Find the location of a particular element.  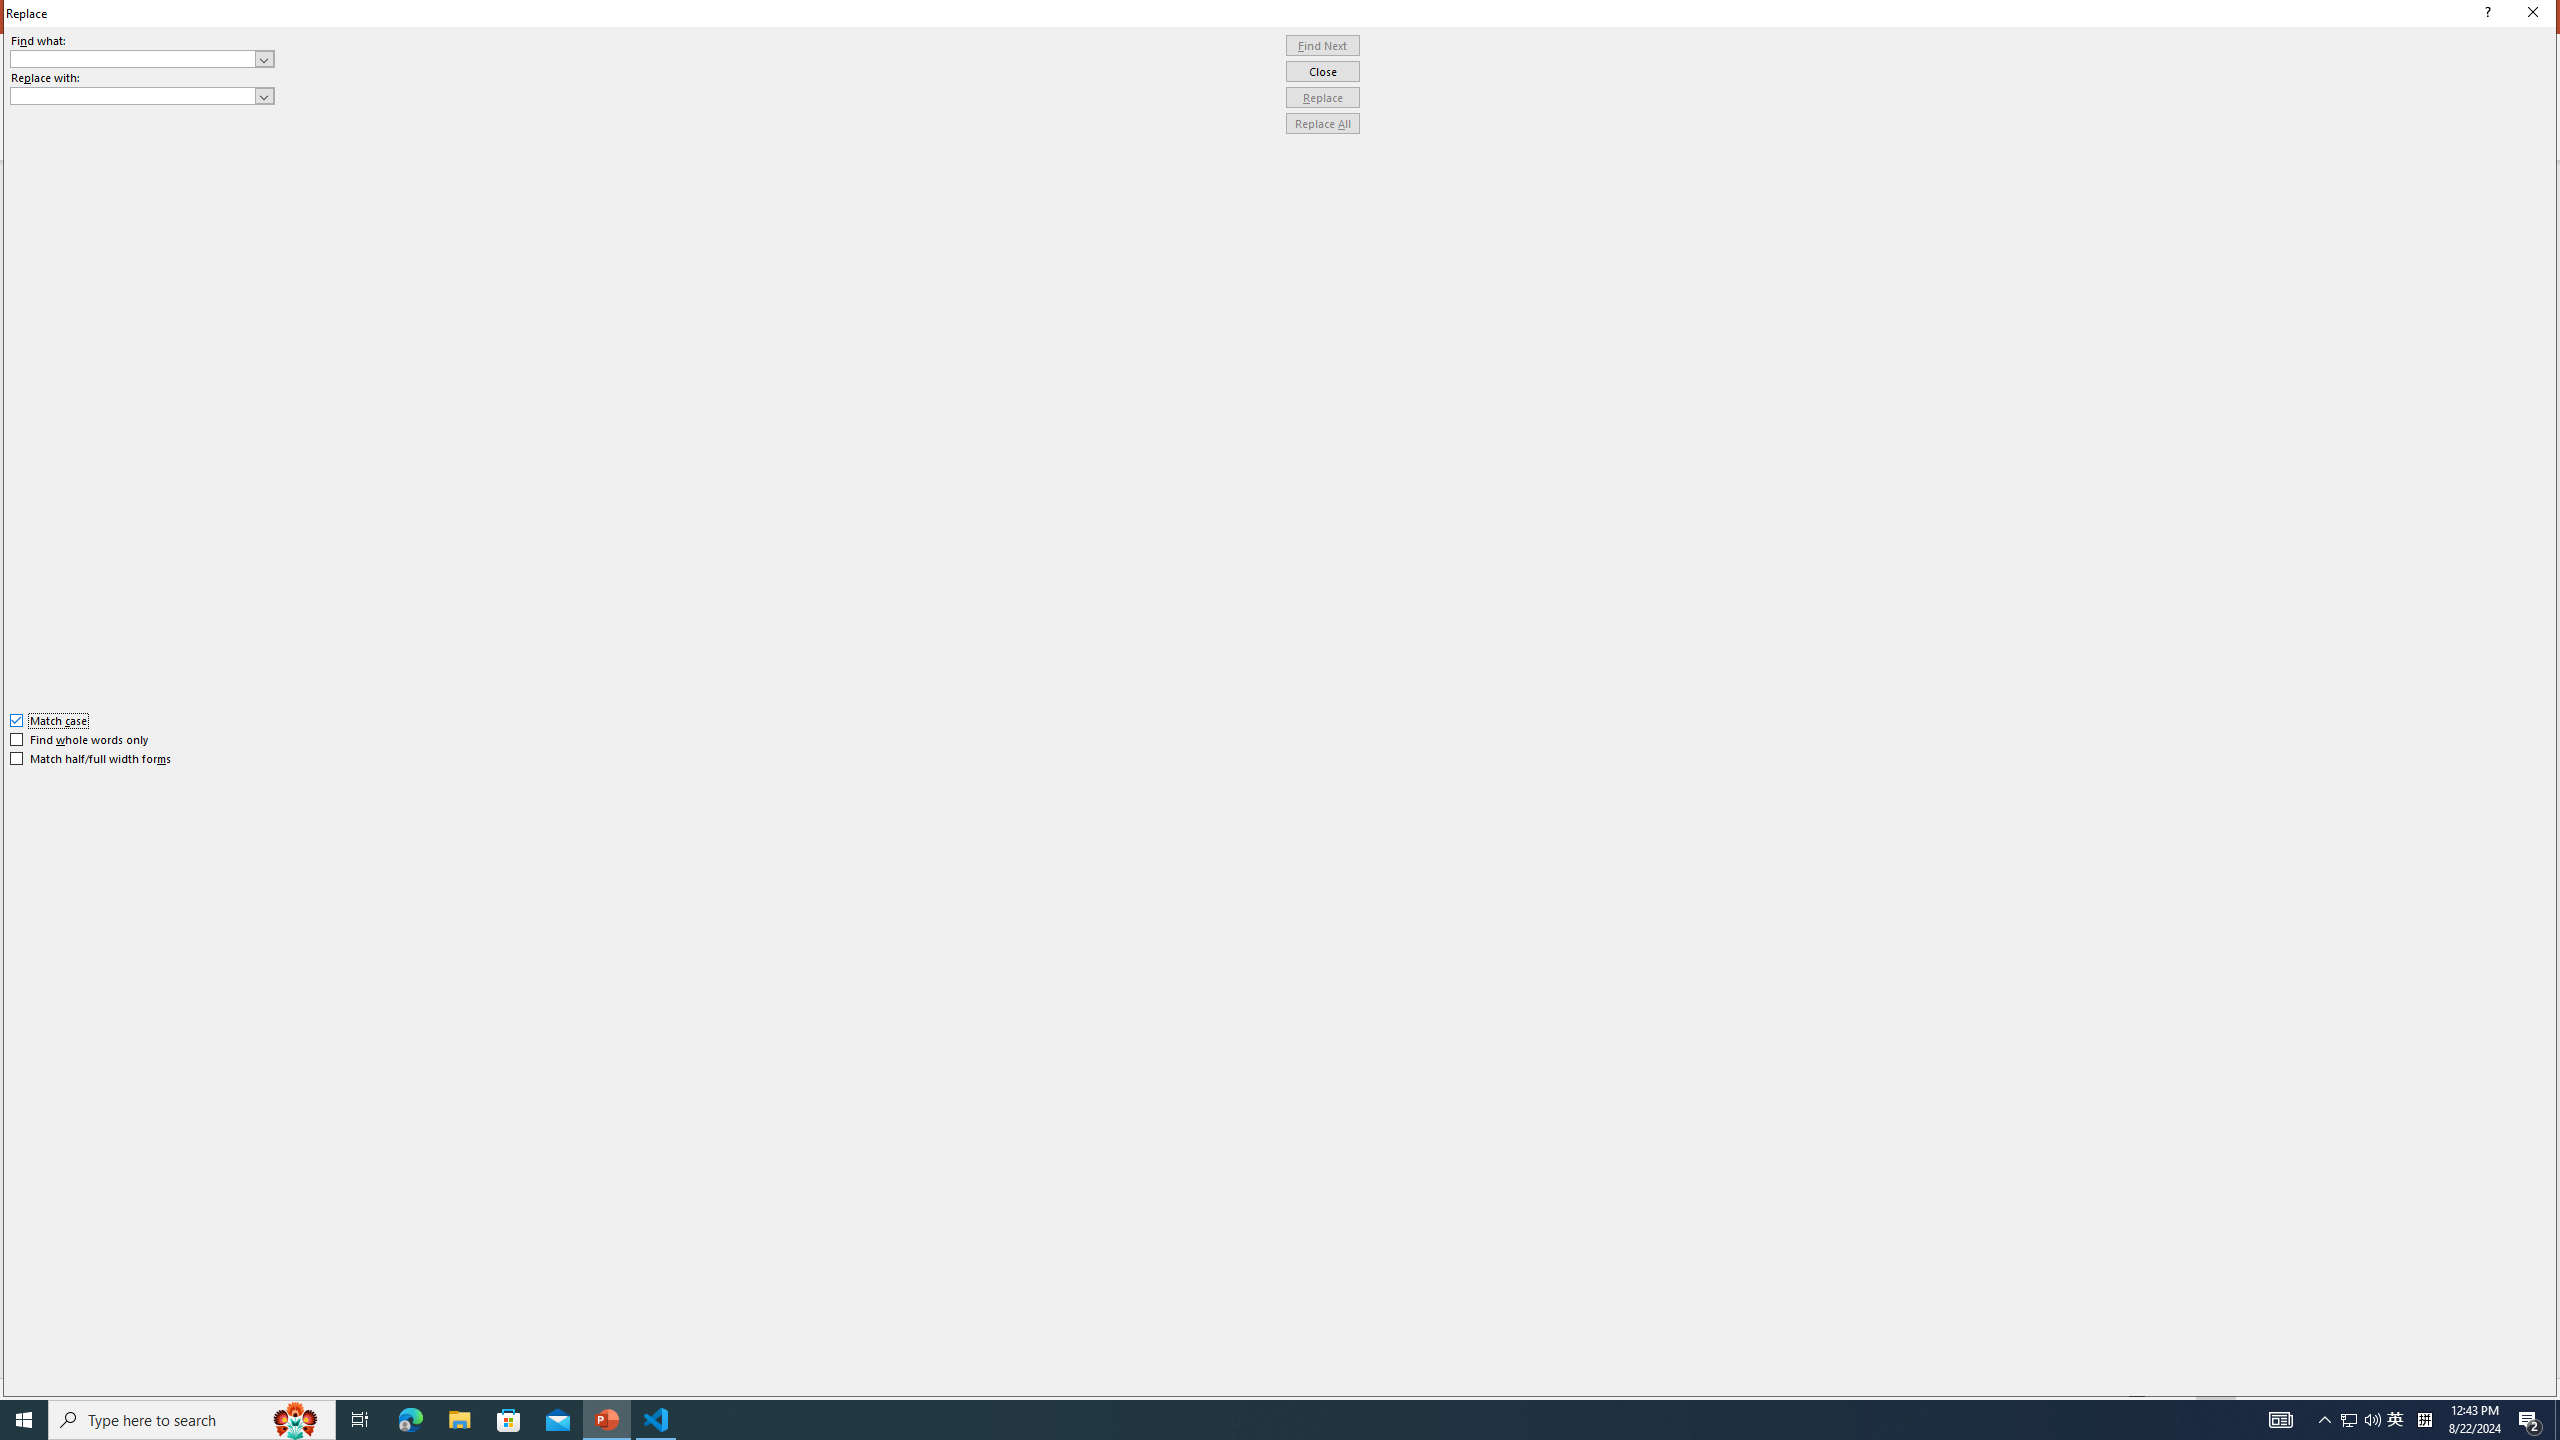

'Context help' is located at coordinates (2484, 15).